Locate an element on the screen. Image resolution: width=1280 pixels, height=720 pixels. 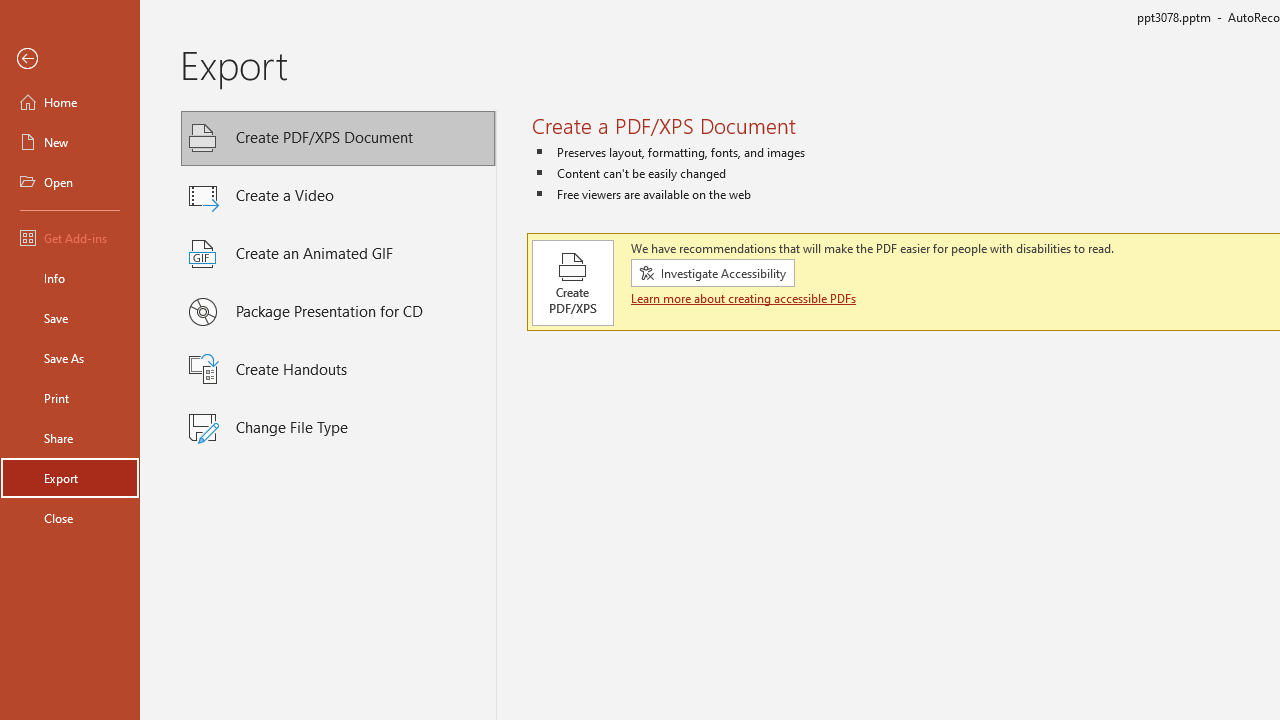
'Investigate Accessibility' is located at coordinates (712, 273).